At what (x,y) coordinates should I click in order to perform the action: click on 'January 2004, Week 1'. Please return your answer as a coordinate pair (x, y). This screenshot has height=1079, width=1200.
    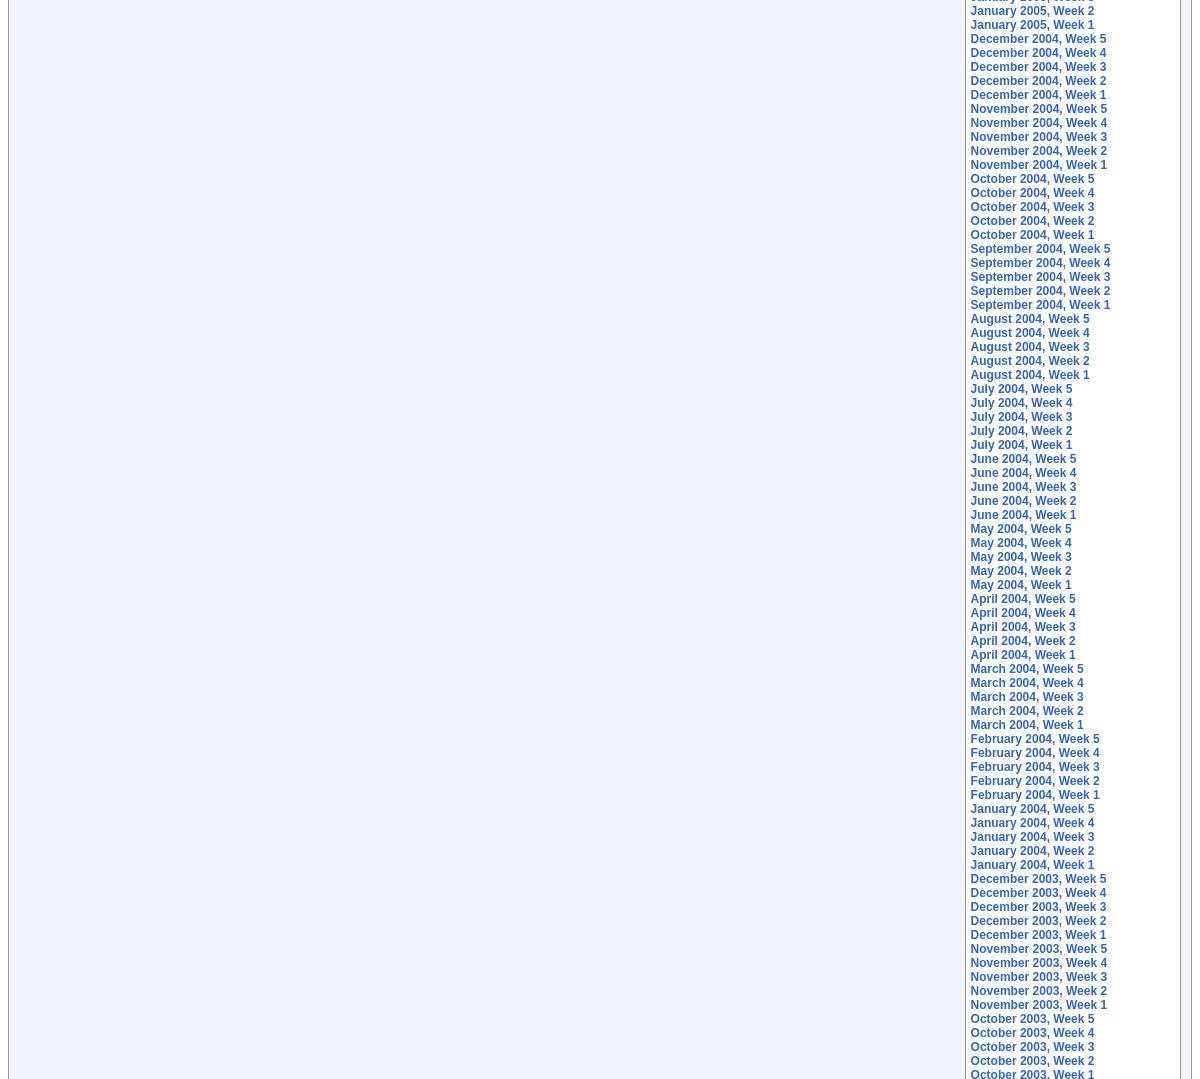
    Looking at the image, I should click on (1032, 865).